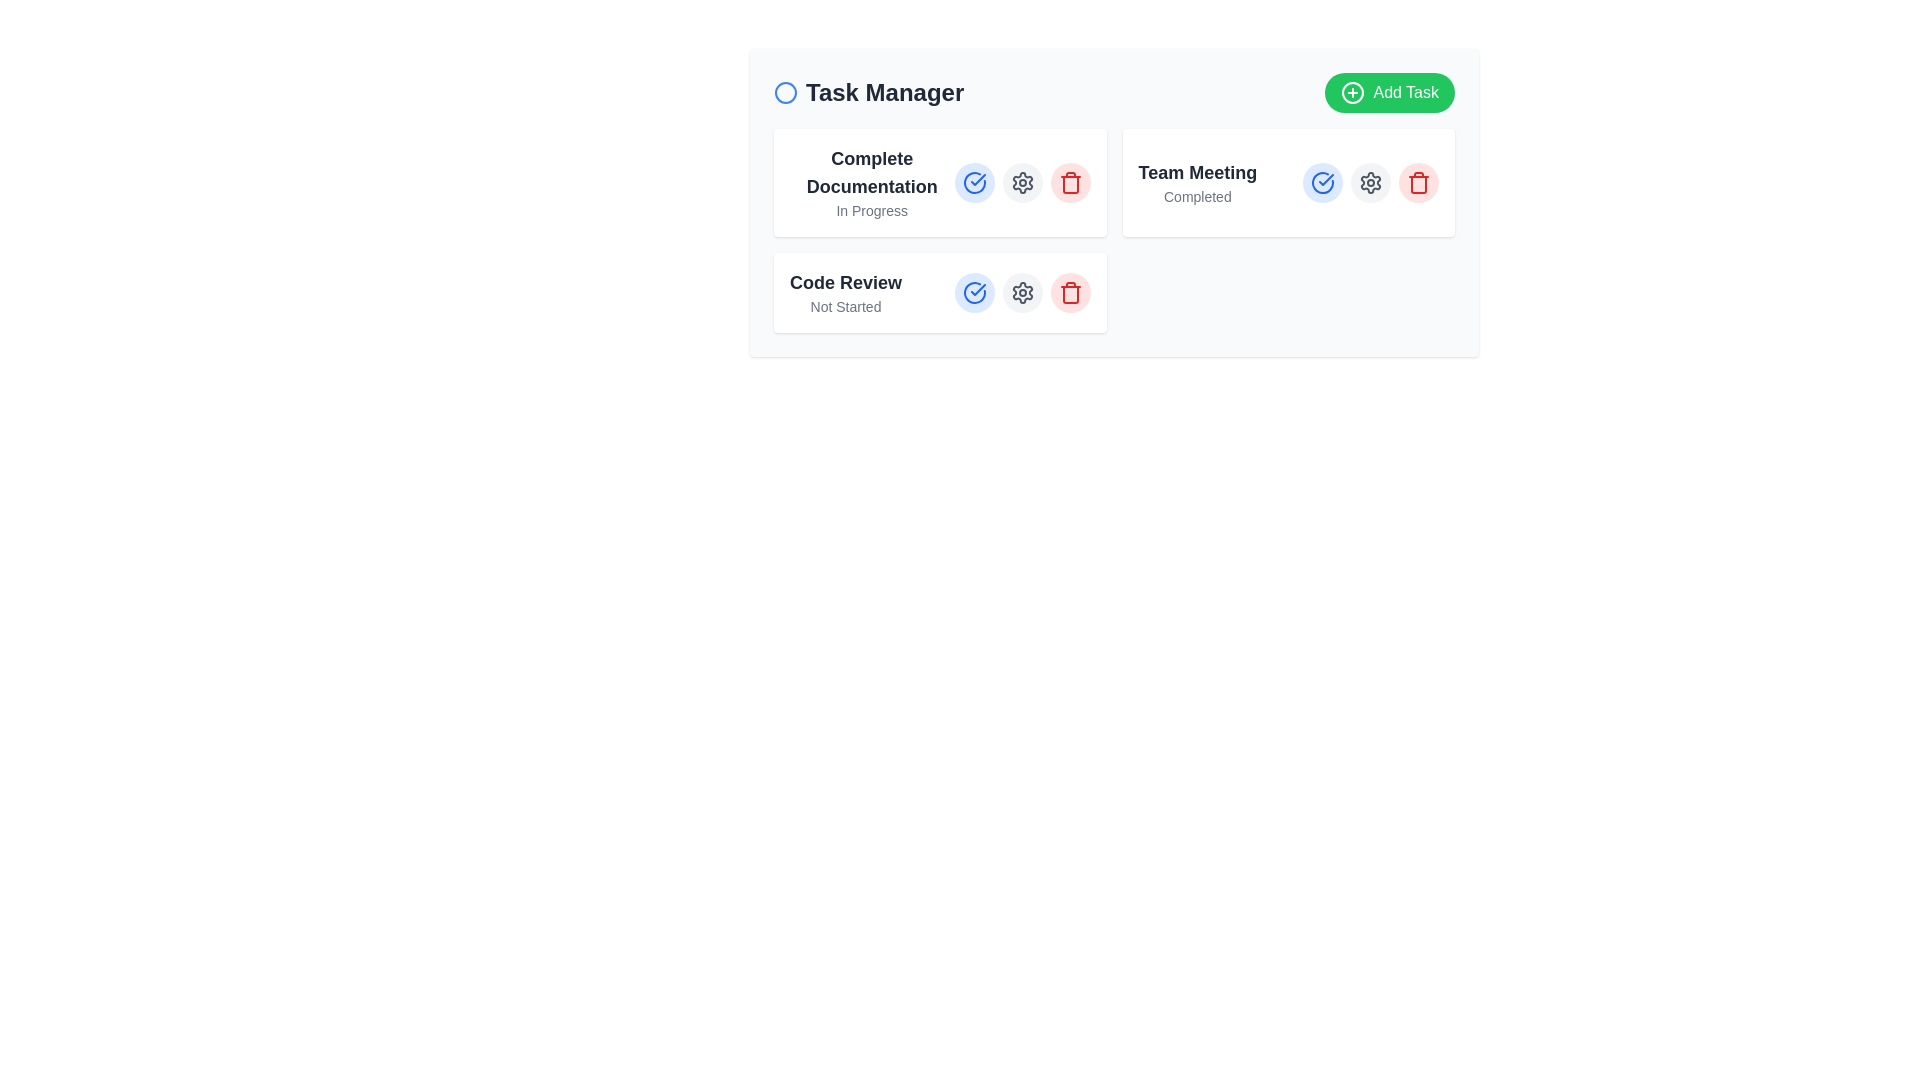 Image resolution: width=1920 pixels, height=1080 pixels. Describe the element at coordinates (1069, 293) in the screenshot. I see `the deletion button located in the bottom-right corner of the 'Code Review' task block` at that location.